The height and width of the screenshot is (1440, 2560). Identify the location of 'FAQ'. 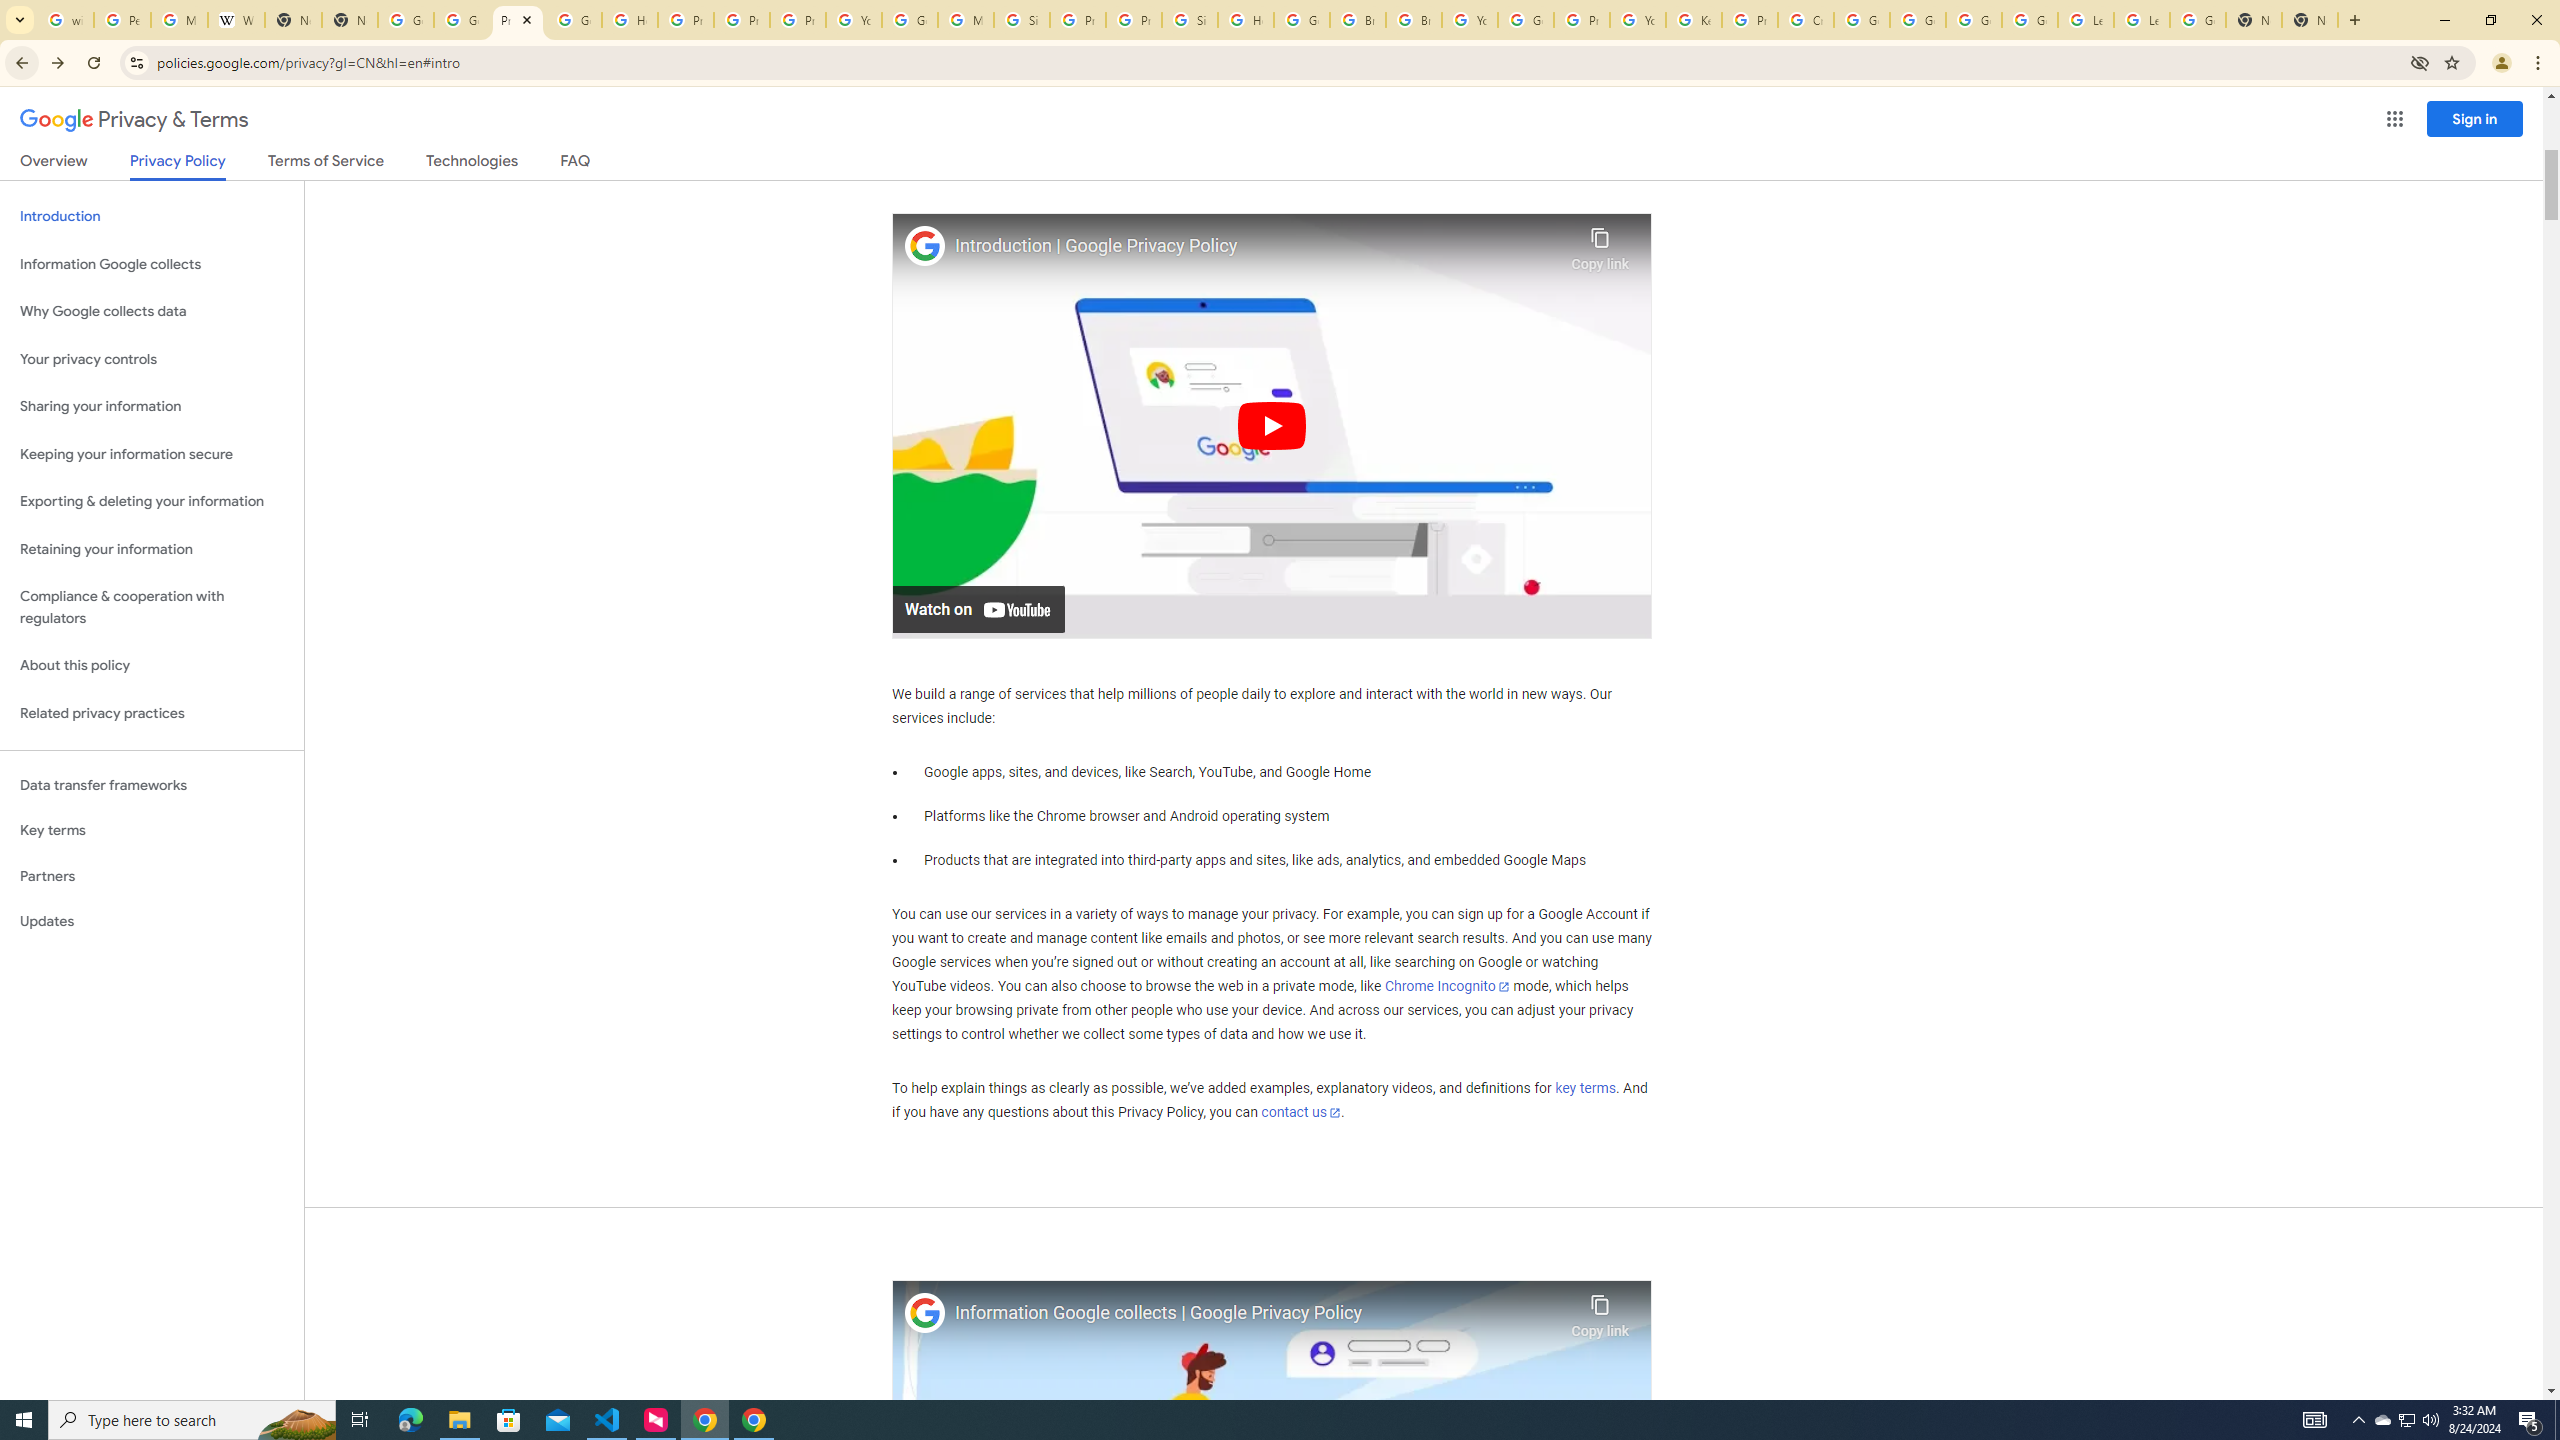
(575, 164).